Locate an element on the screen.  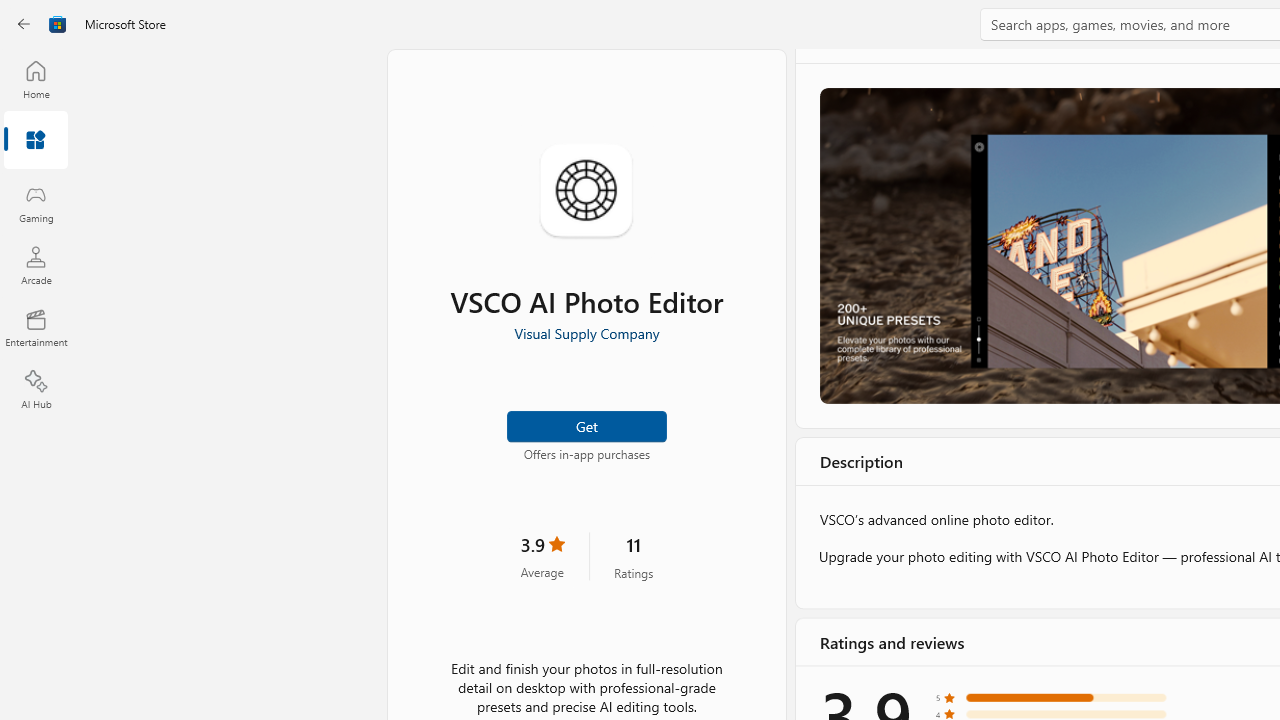
'Entertainment' is located at coordinates (35, 326).